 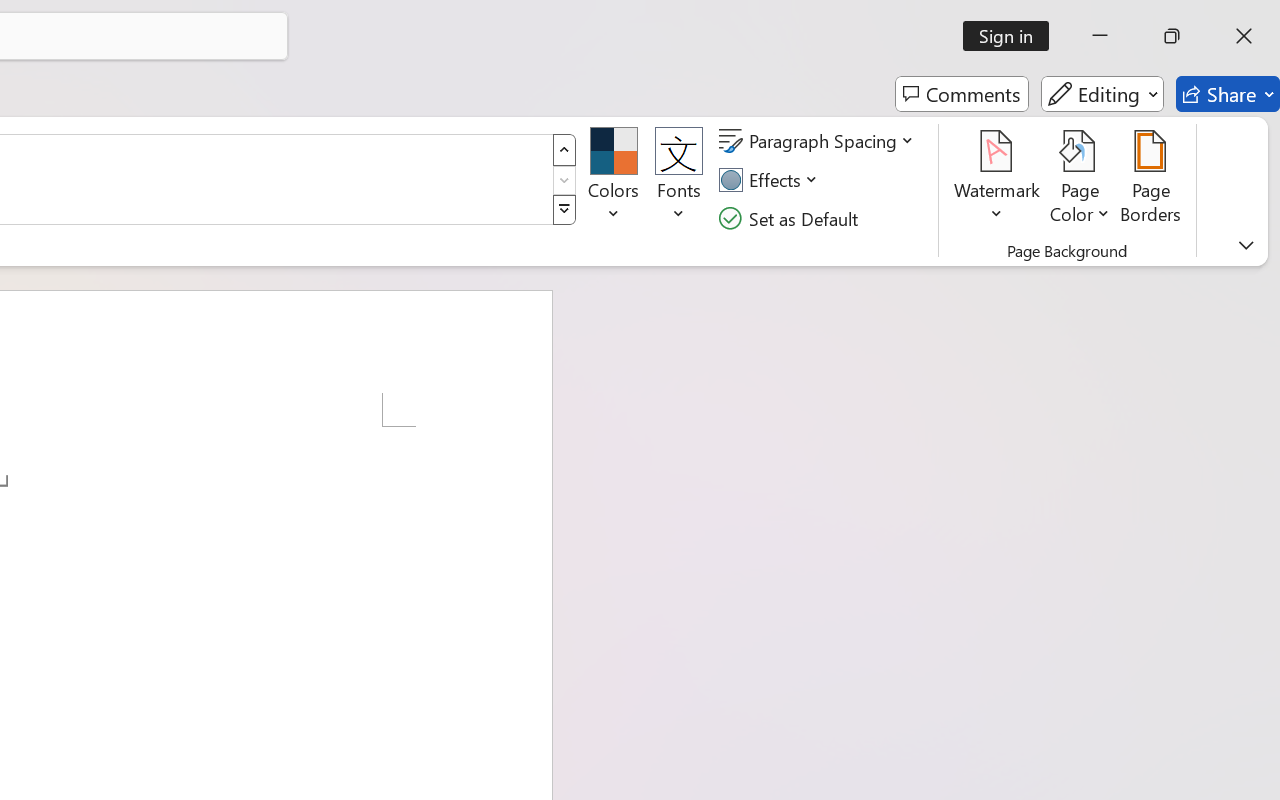 I want to click on 'Style Set', so click(x=563, y=210).